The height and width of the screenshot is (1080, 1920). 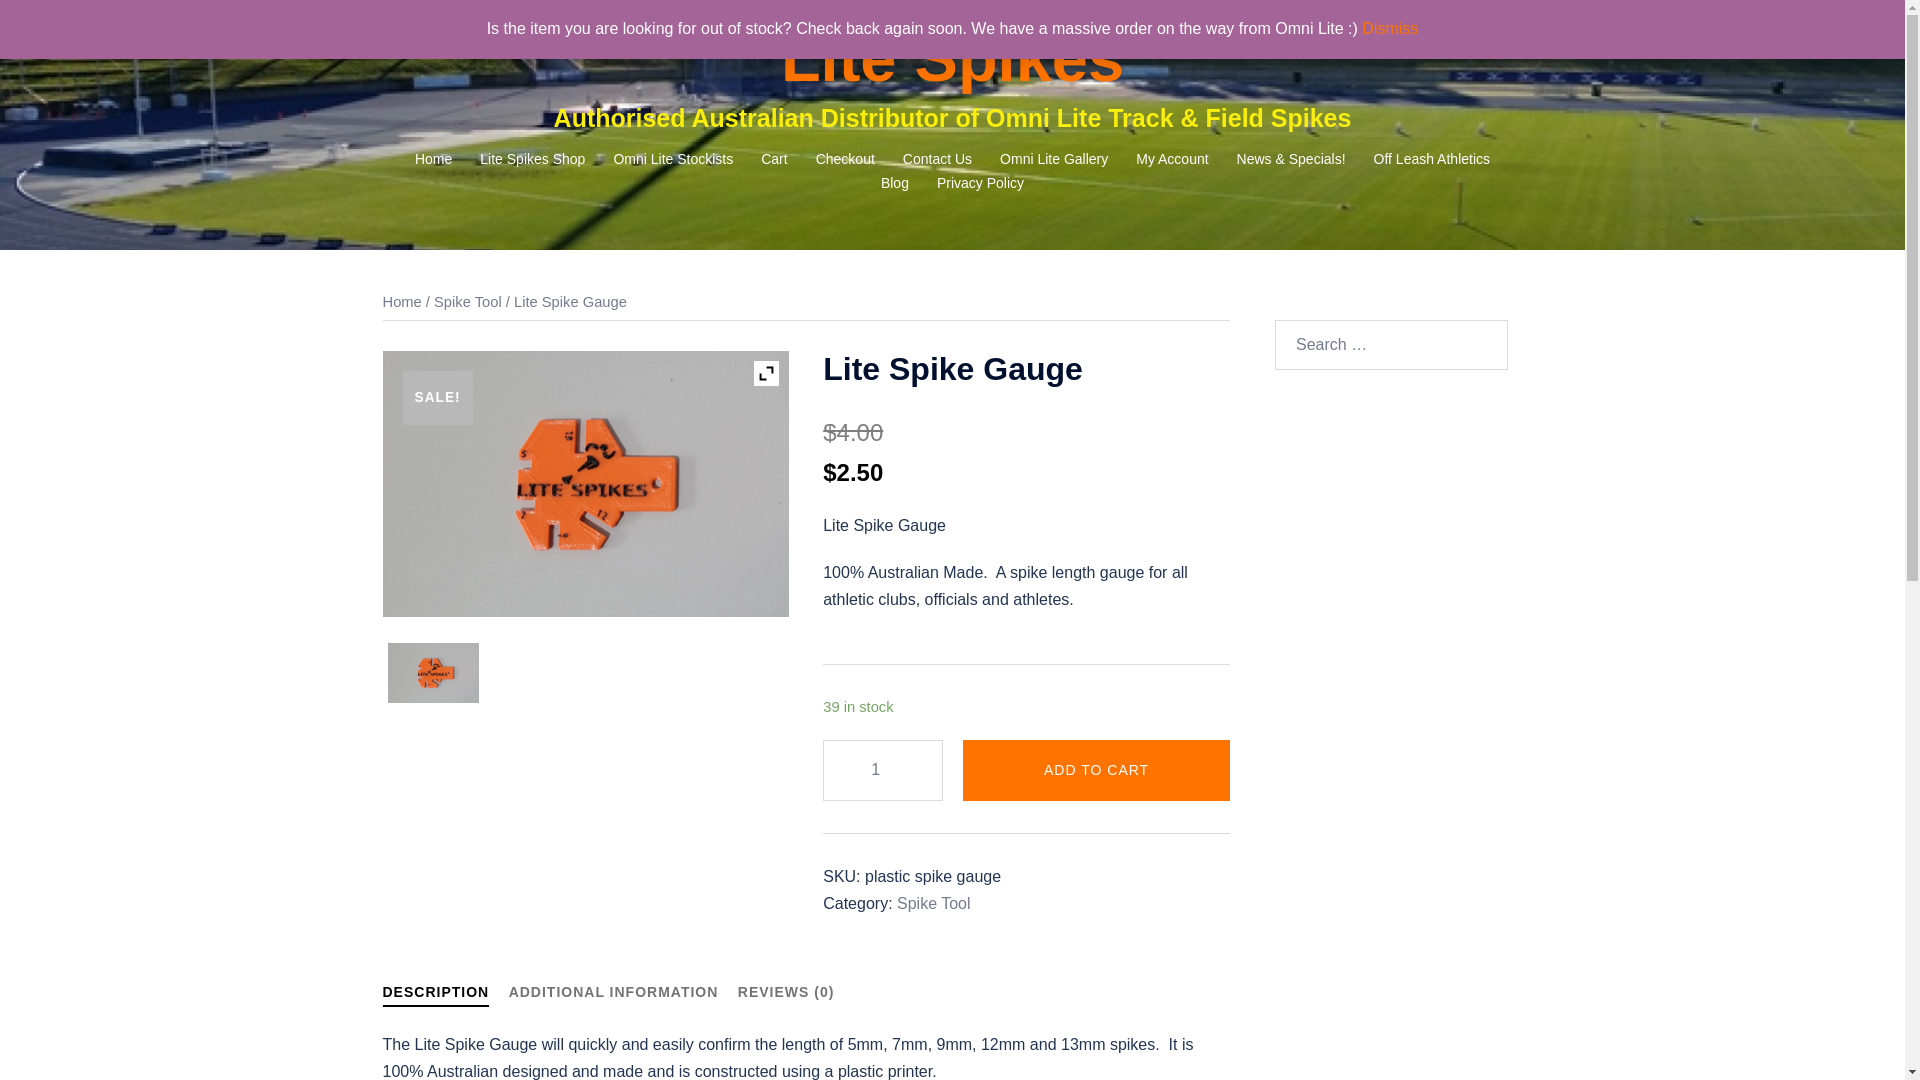 I want to click on 'Plastic Spike Gauge 2', so click(x=432, y=672).